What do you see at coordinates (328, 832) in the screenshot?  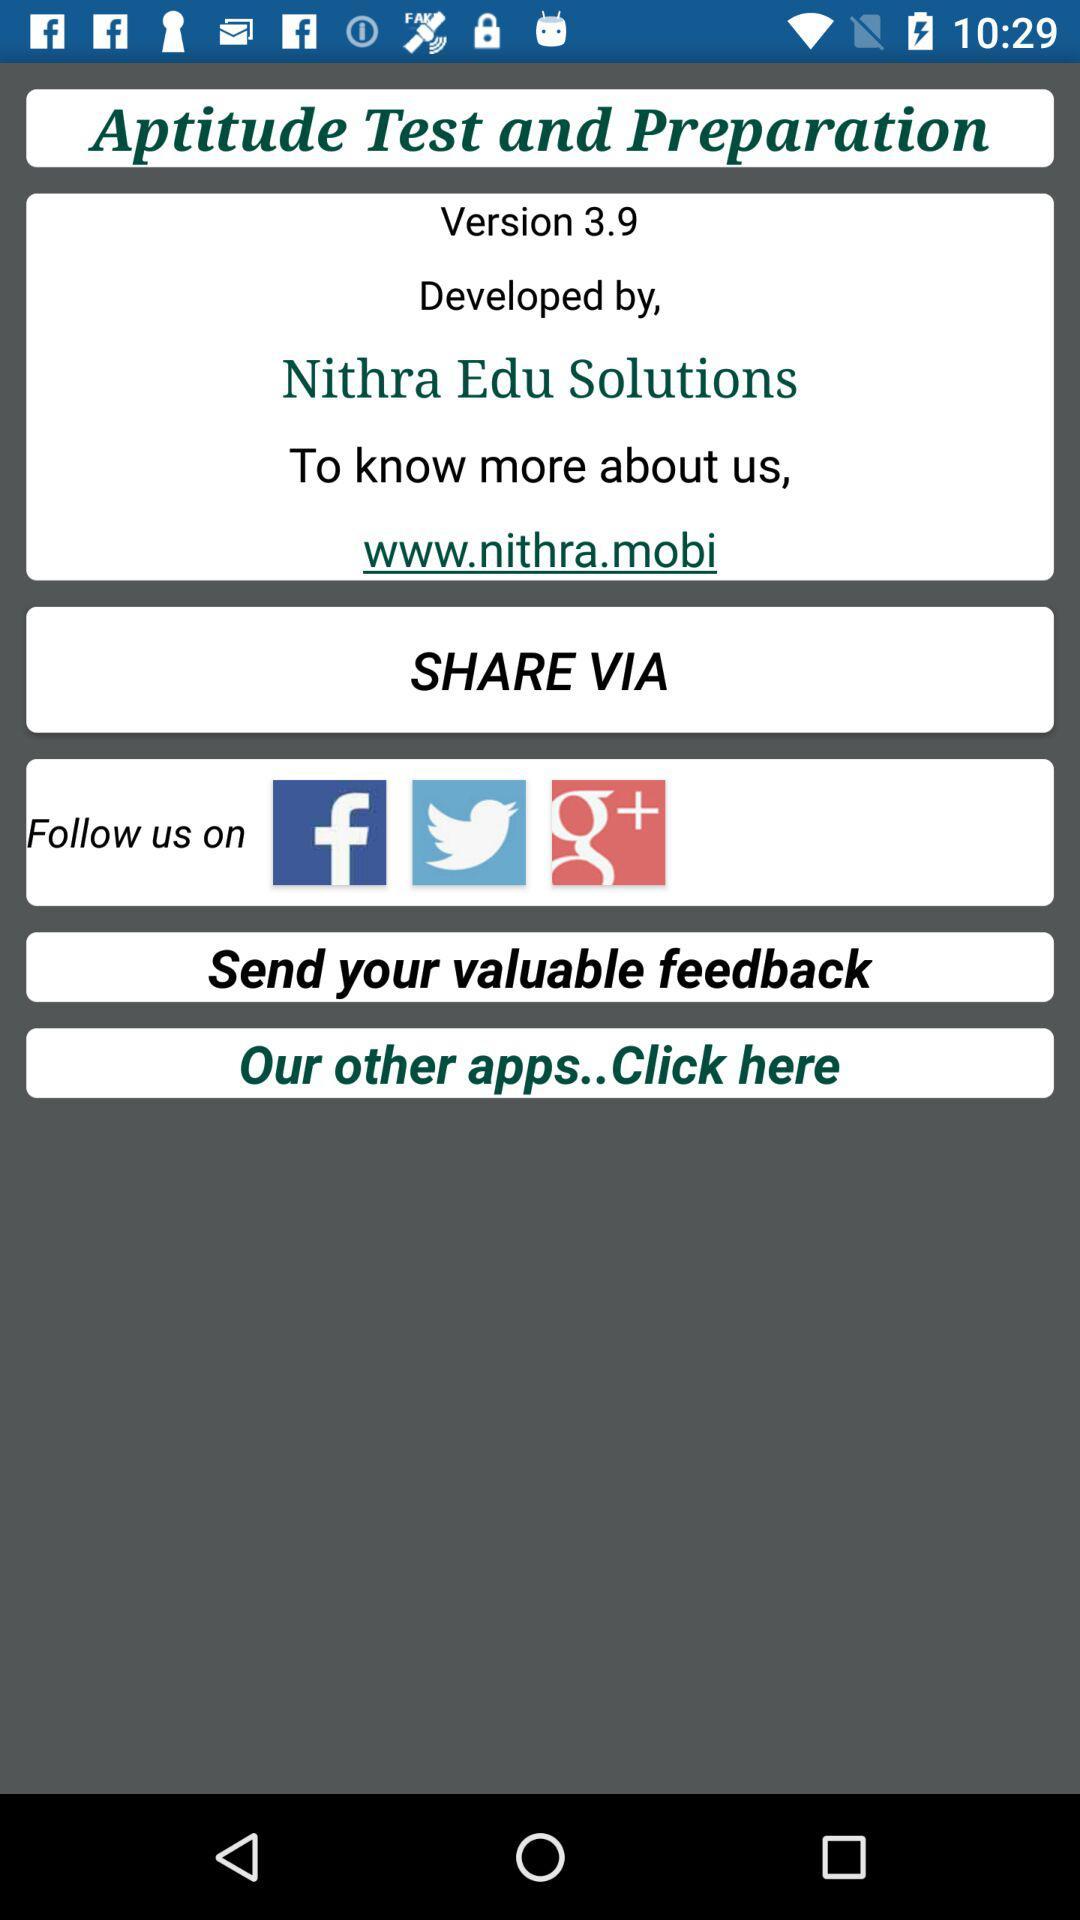 I see `share on facebook` at bounding box center [328, 832].